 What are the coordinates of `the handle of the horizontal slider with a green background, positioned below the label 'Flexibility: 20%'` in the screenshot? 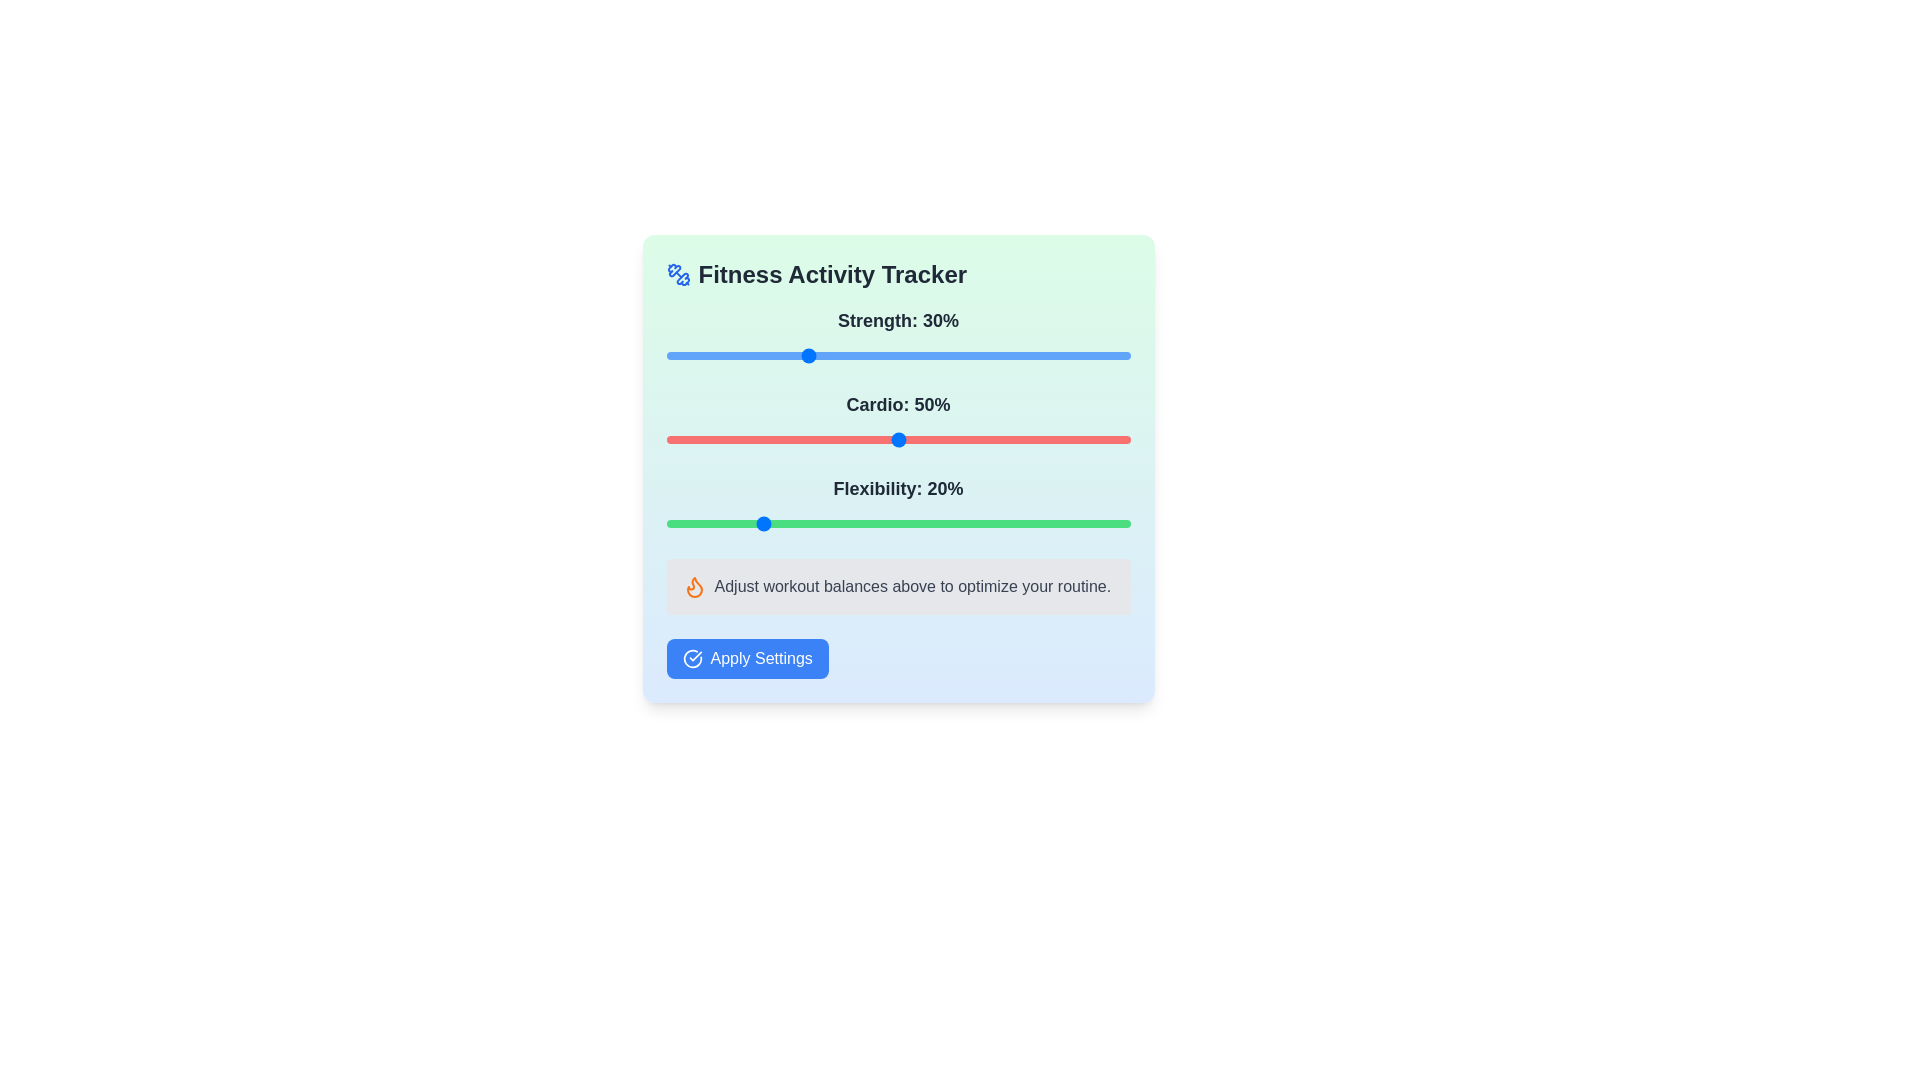 It's located at (897, 523).